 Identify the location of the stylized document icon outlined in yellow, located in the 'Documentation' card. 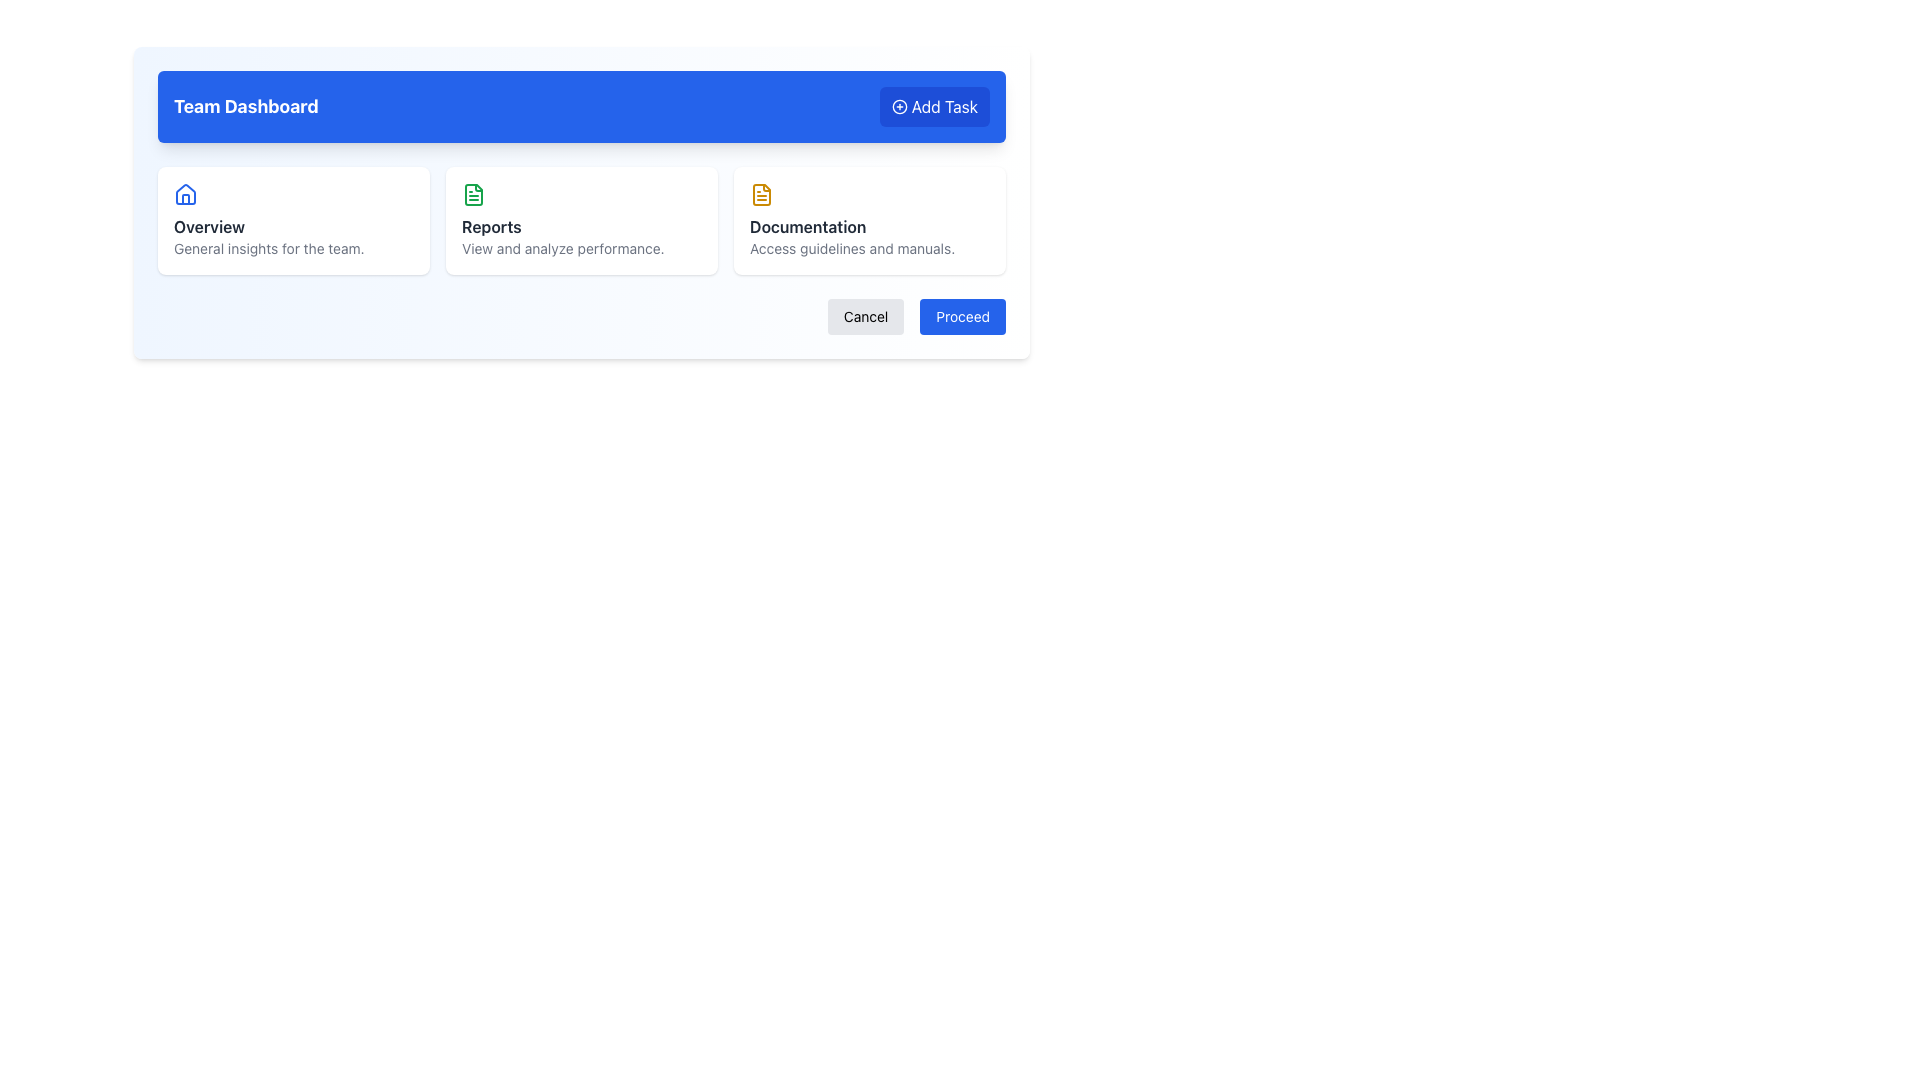
(761, 195).